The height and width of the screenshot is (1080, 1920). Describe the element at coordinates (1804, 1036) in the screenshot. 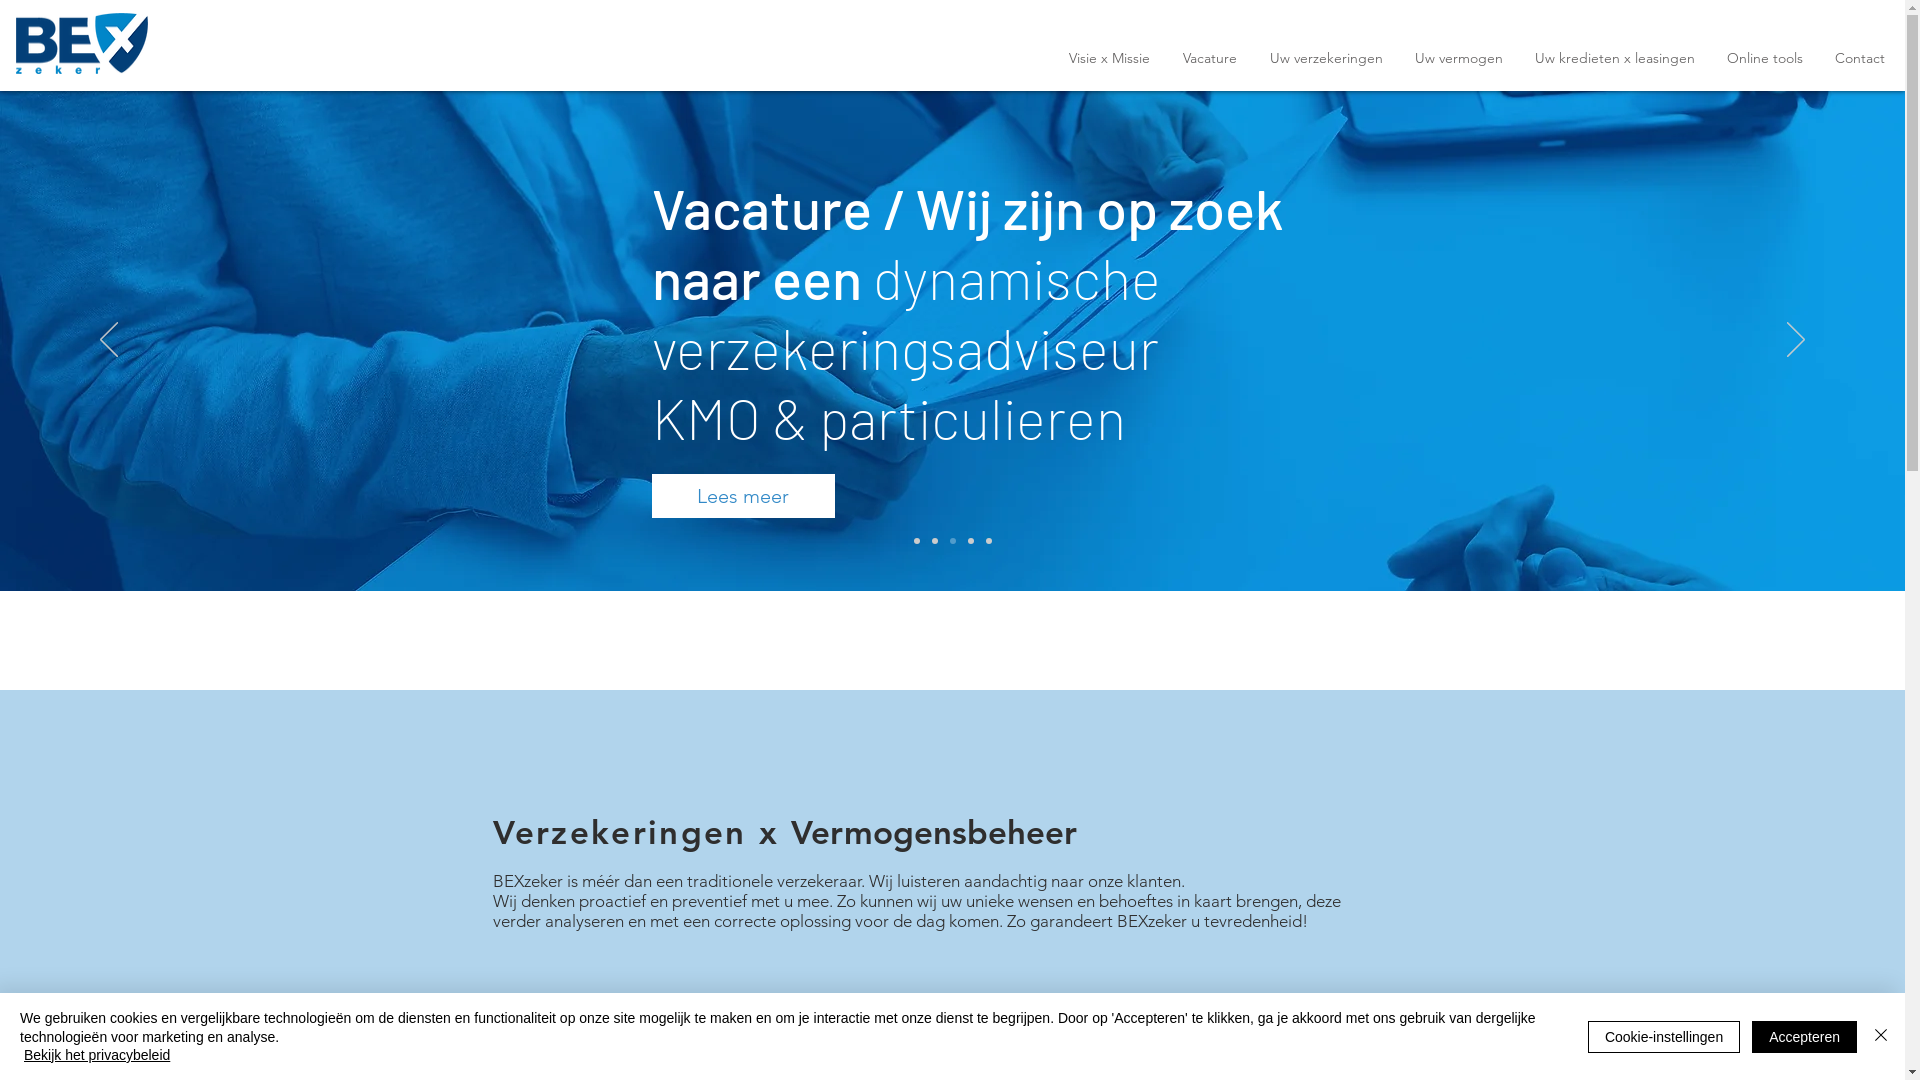

I see `'Accepteren'` at that location.